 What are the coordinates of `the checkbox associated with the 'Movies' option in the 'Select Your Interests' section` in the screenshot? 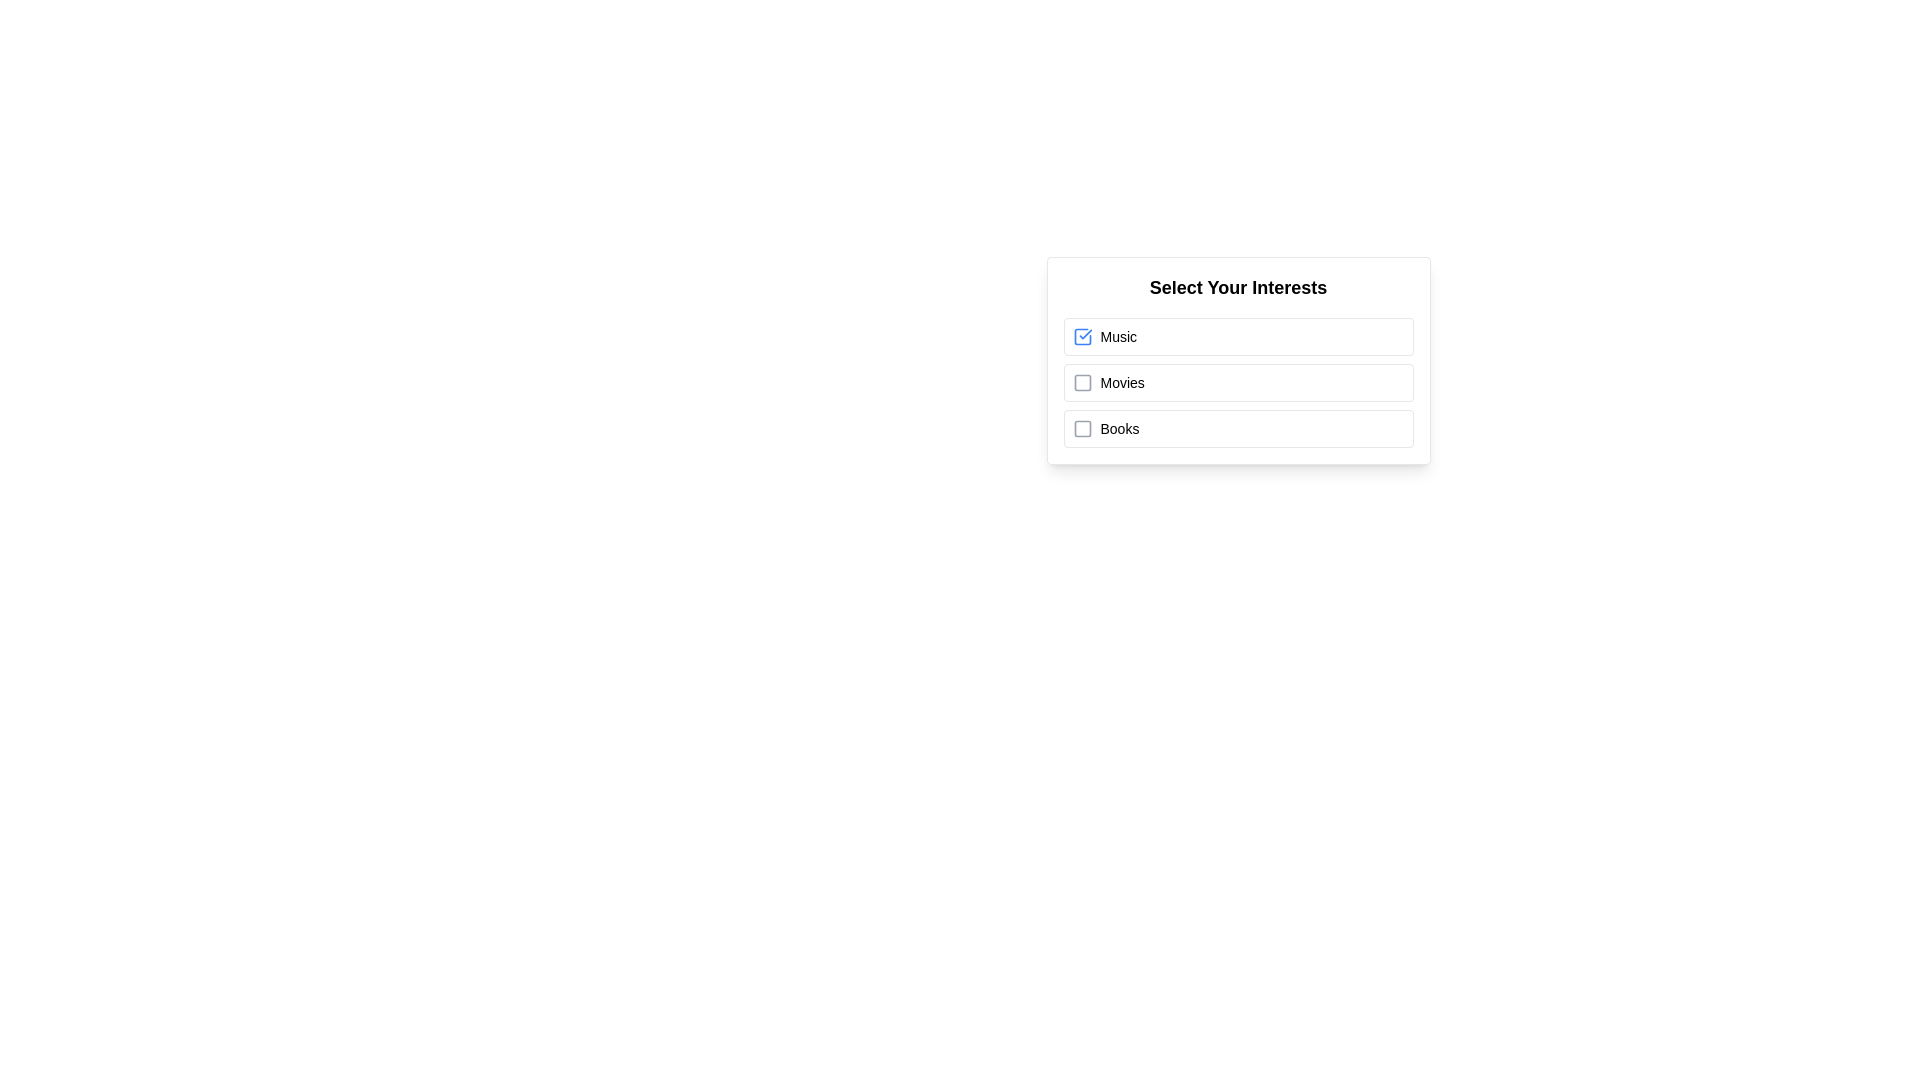 It's located at (1081, 382).